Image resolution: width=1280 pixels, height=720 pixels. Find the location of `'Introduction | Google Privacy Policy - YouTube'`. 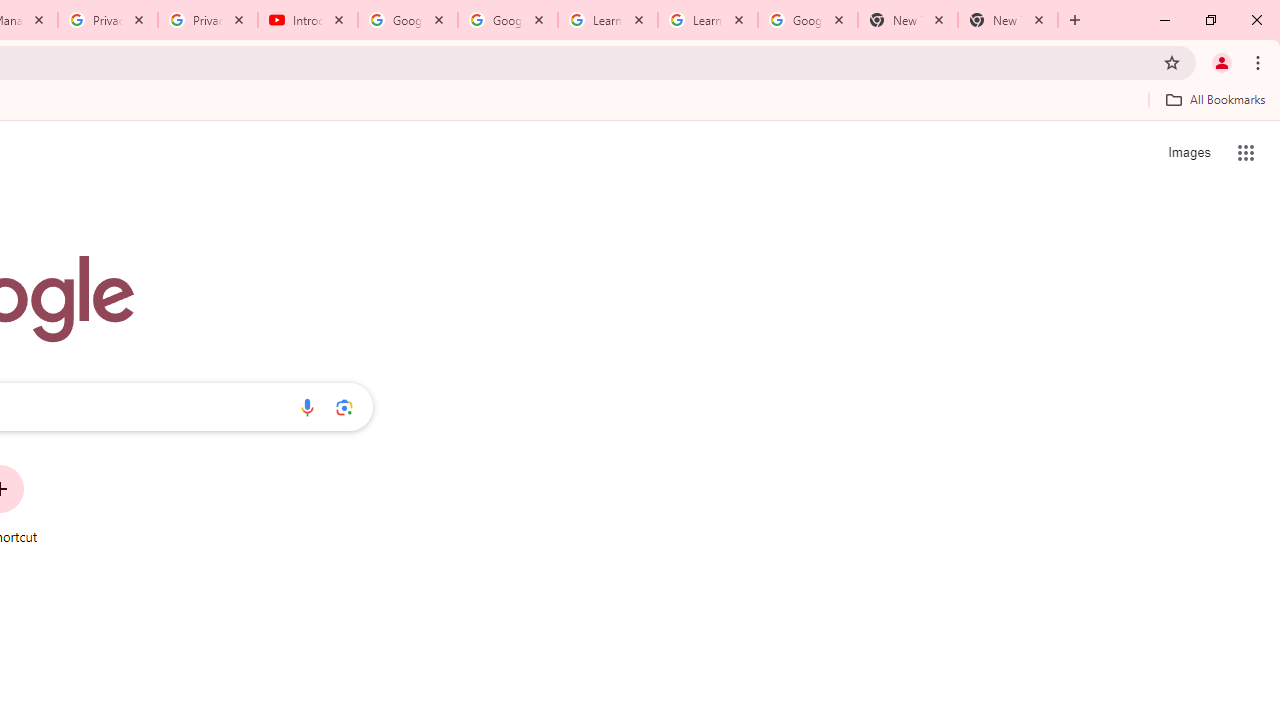

'Introduction | Google Privacy Policy - YouTube' is located at coordinates (307, 20).